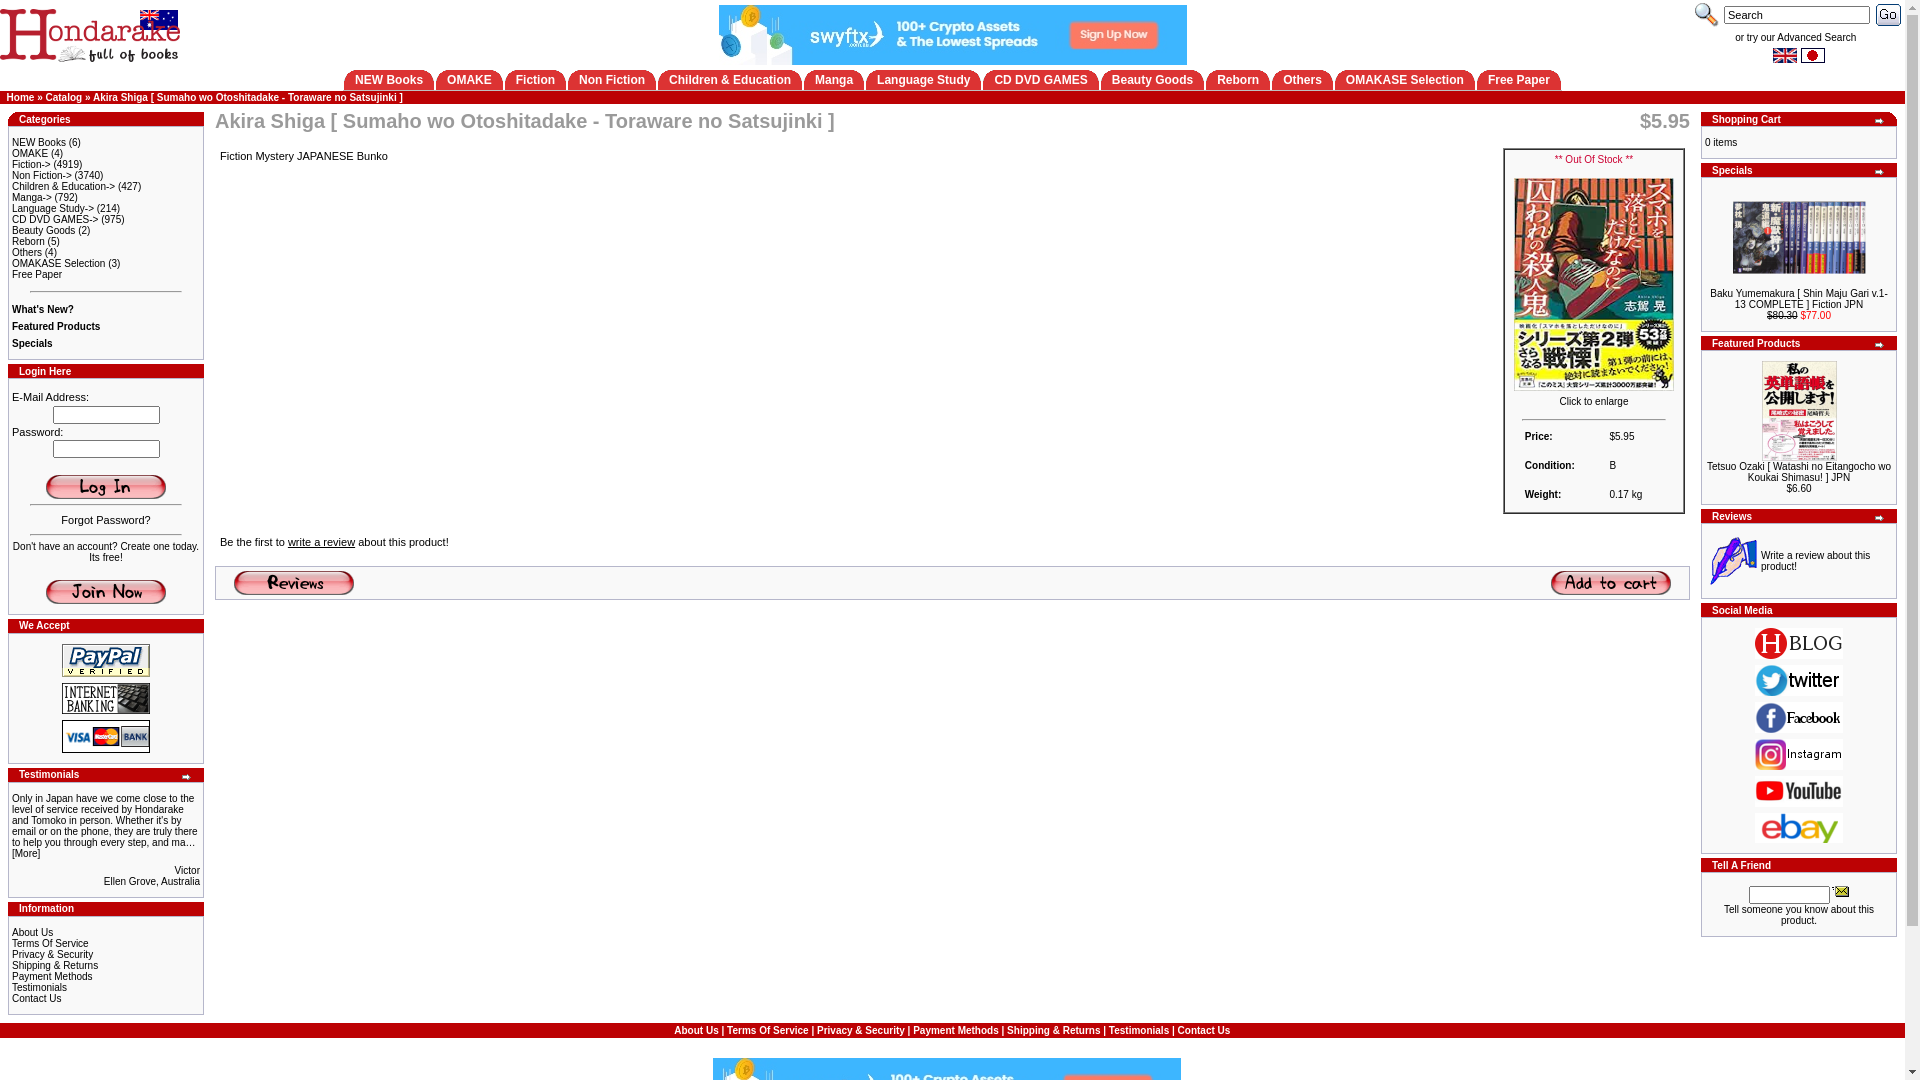  What do you see at coordinates (89, 34) in the screenshot?
I see `' FULL OF BOOKS Online '` at bounding box center [89, 34].